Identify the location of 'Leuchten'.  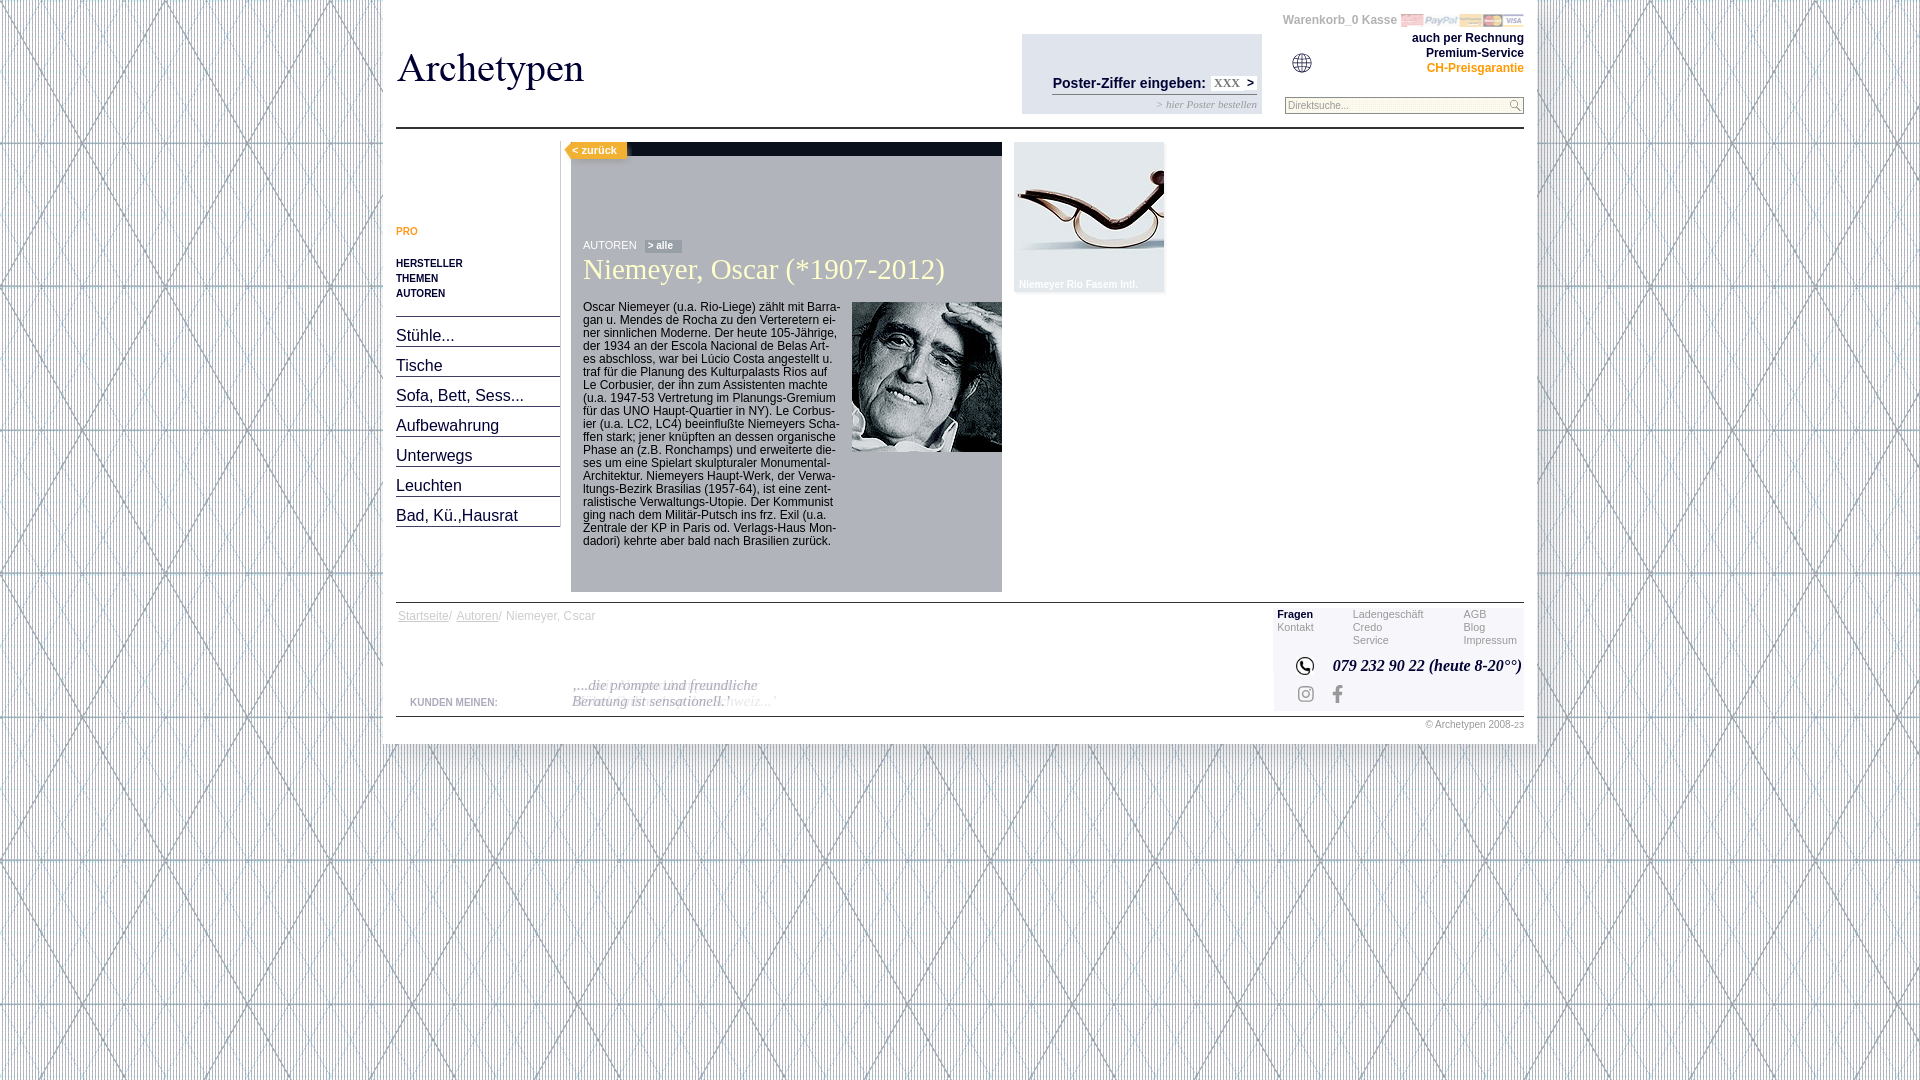
(427, 485).